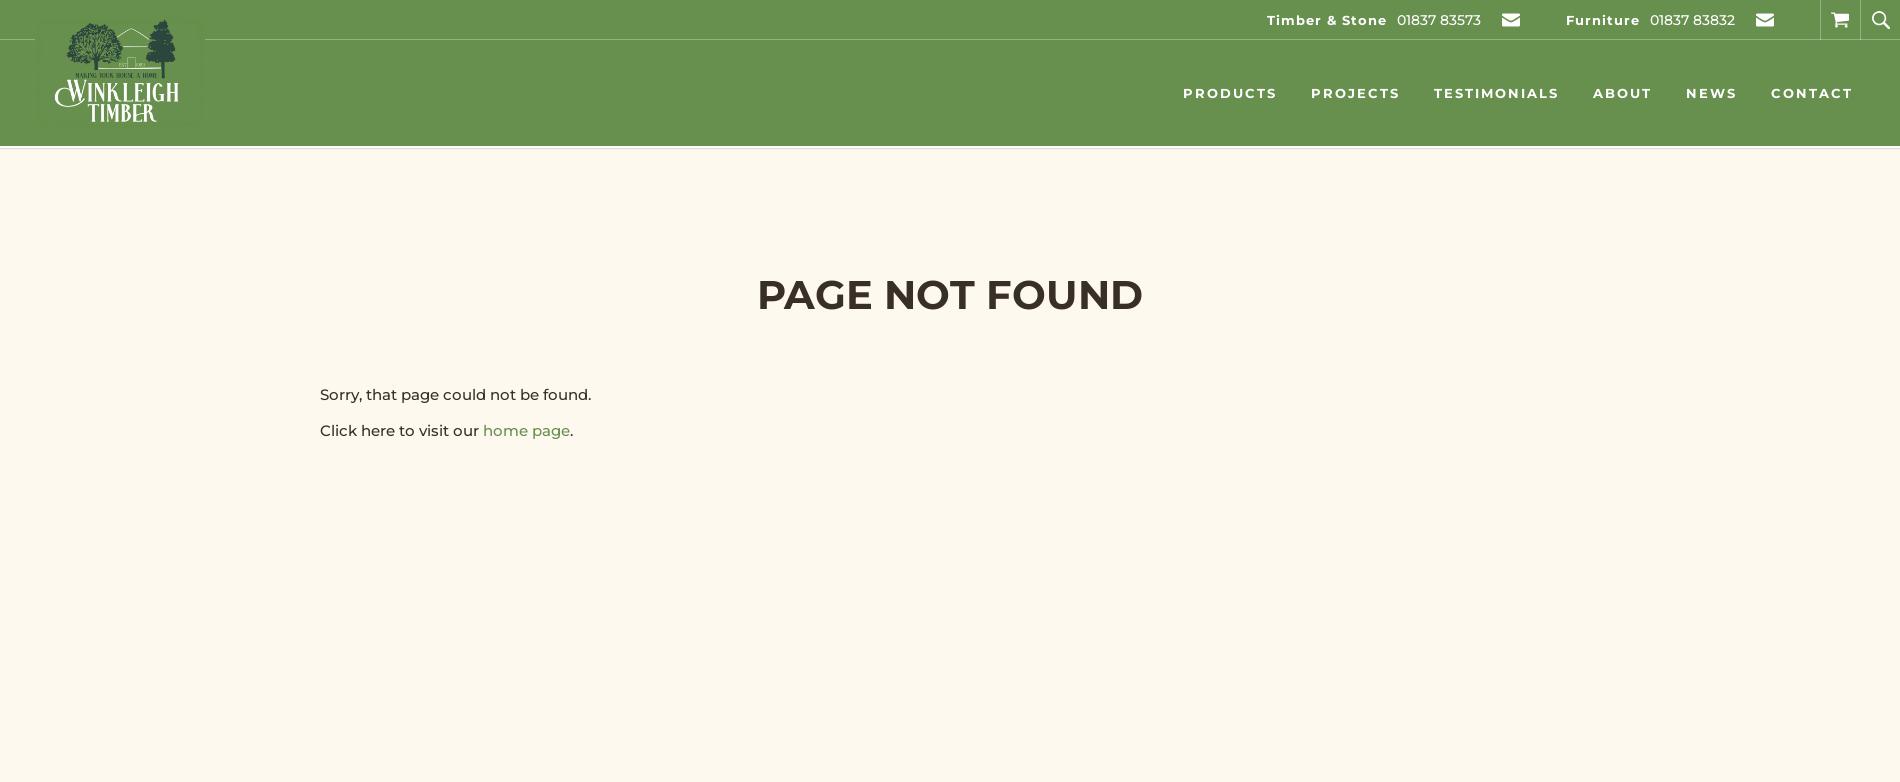 The image size is (1900, 782). I want to click on 'Contact', so click(1811, 92).